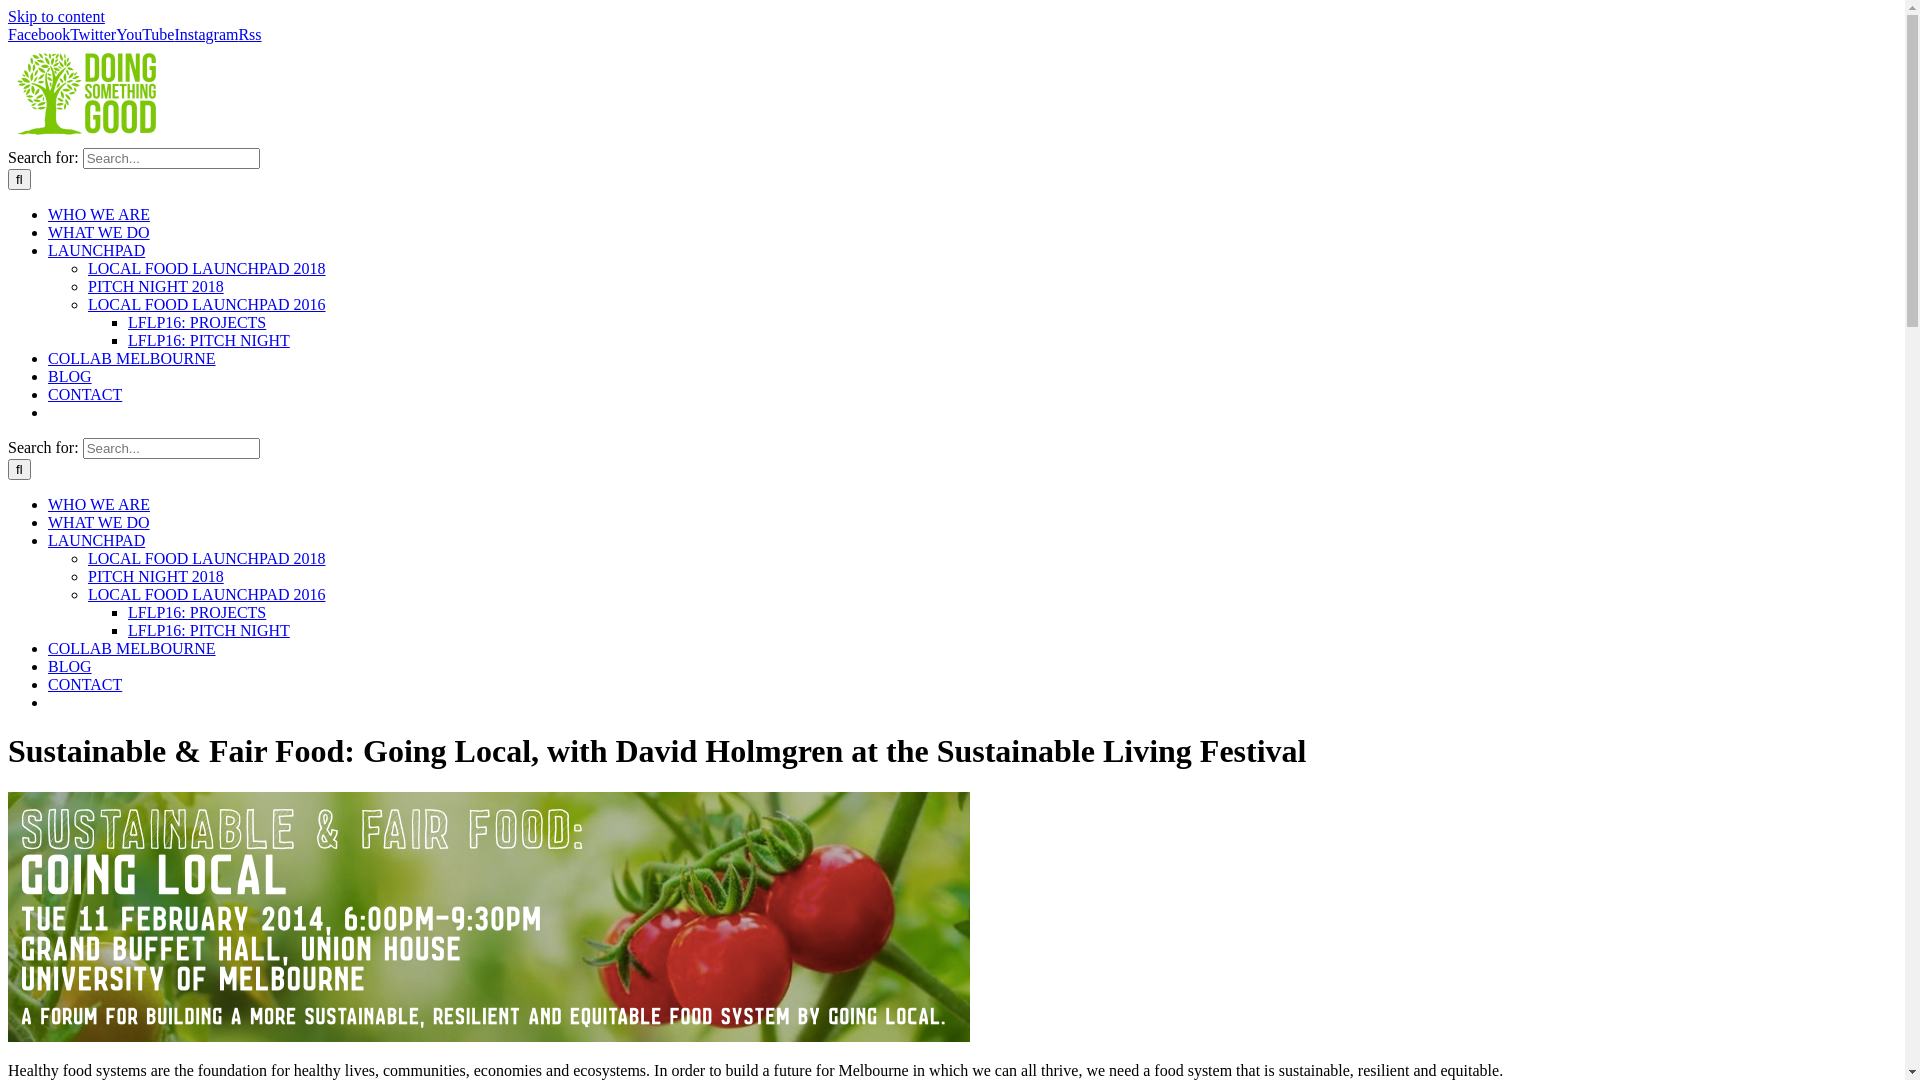 This screenshot has width=1920, height=1080. What do you see at coordinates (206, 593) in the screenshot?
I see `'LOCAL FOOD LAUNCHPAD 2016'` at bounding box center [206, 593].